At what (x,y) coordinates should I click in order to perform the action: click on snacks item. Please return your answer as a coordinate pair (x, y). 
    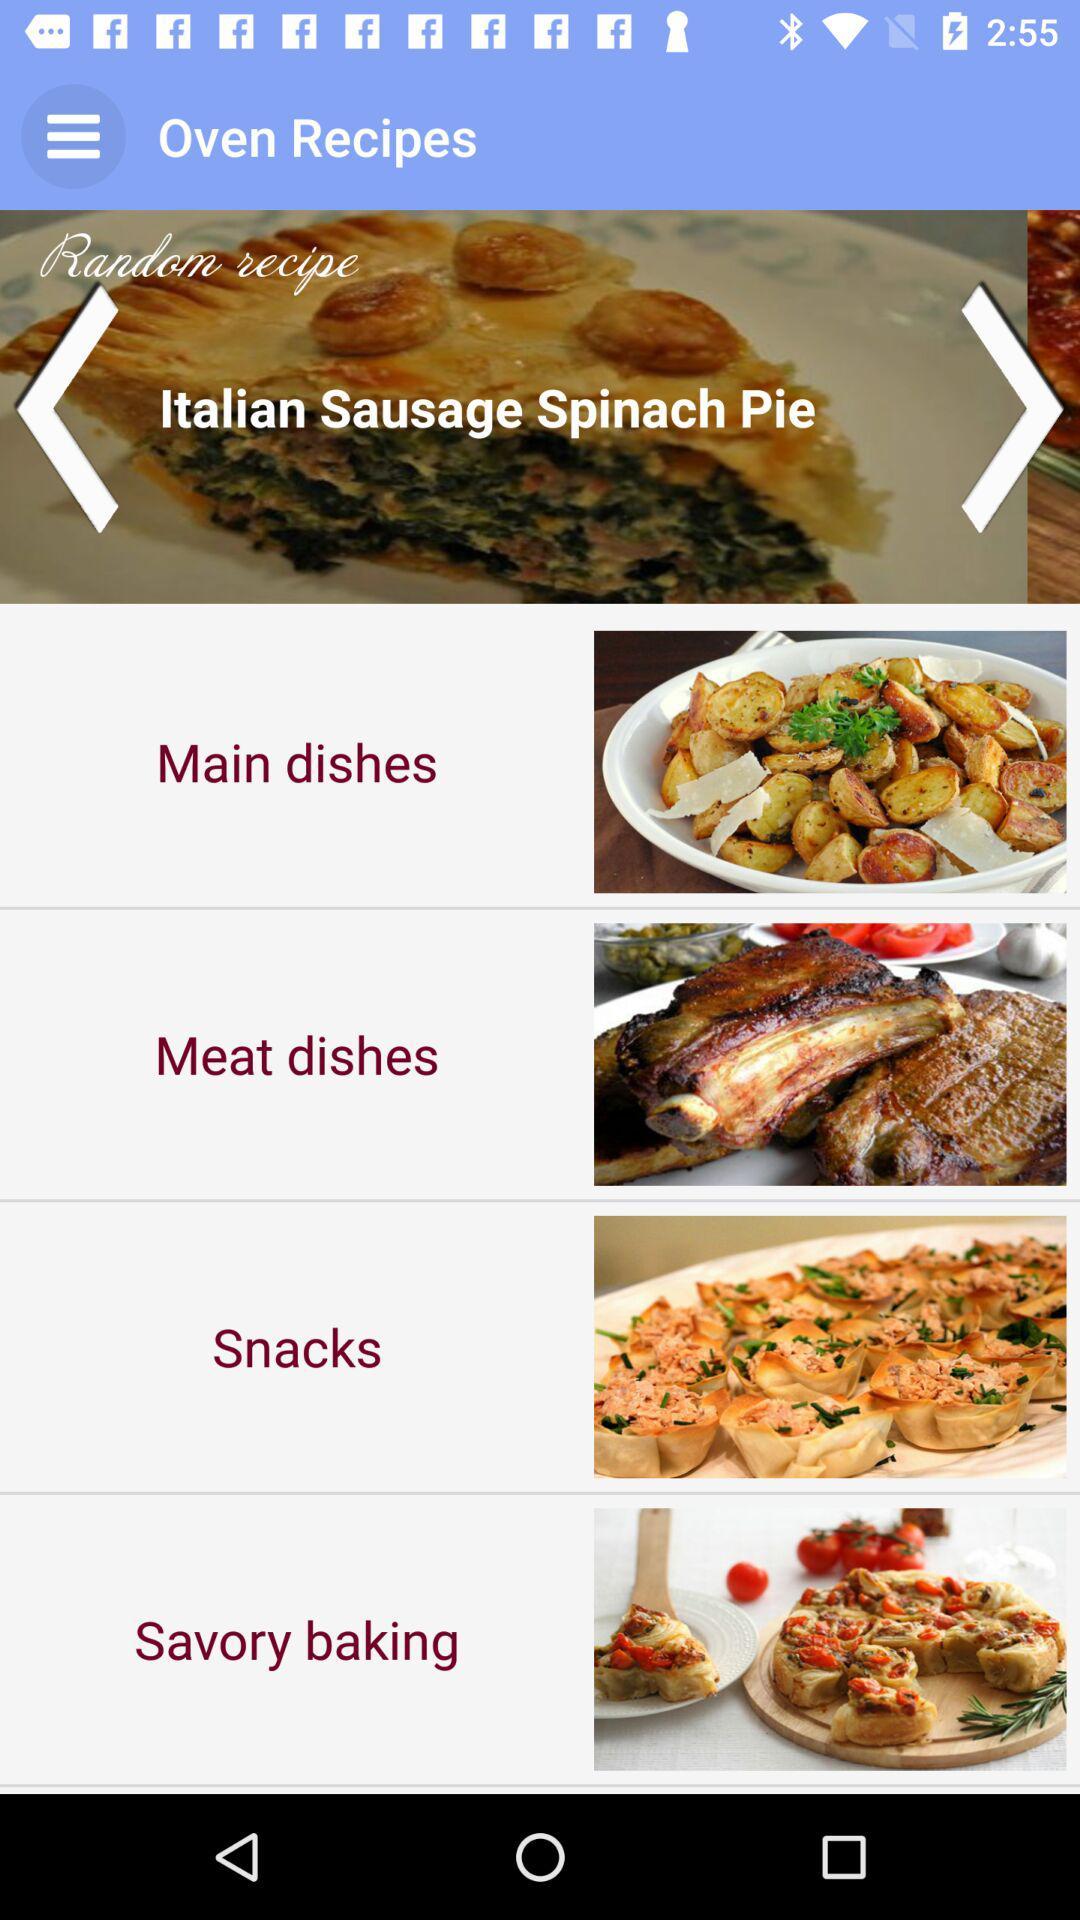
    Looking at the image, I should click on (297, 1346).